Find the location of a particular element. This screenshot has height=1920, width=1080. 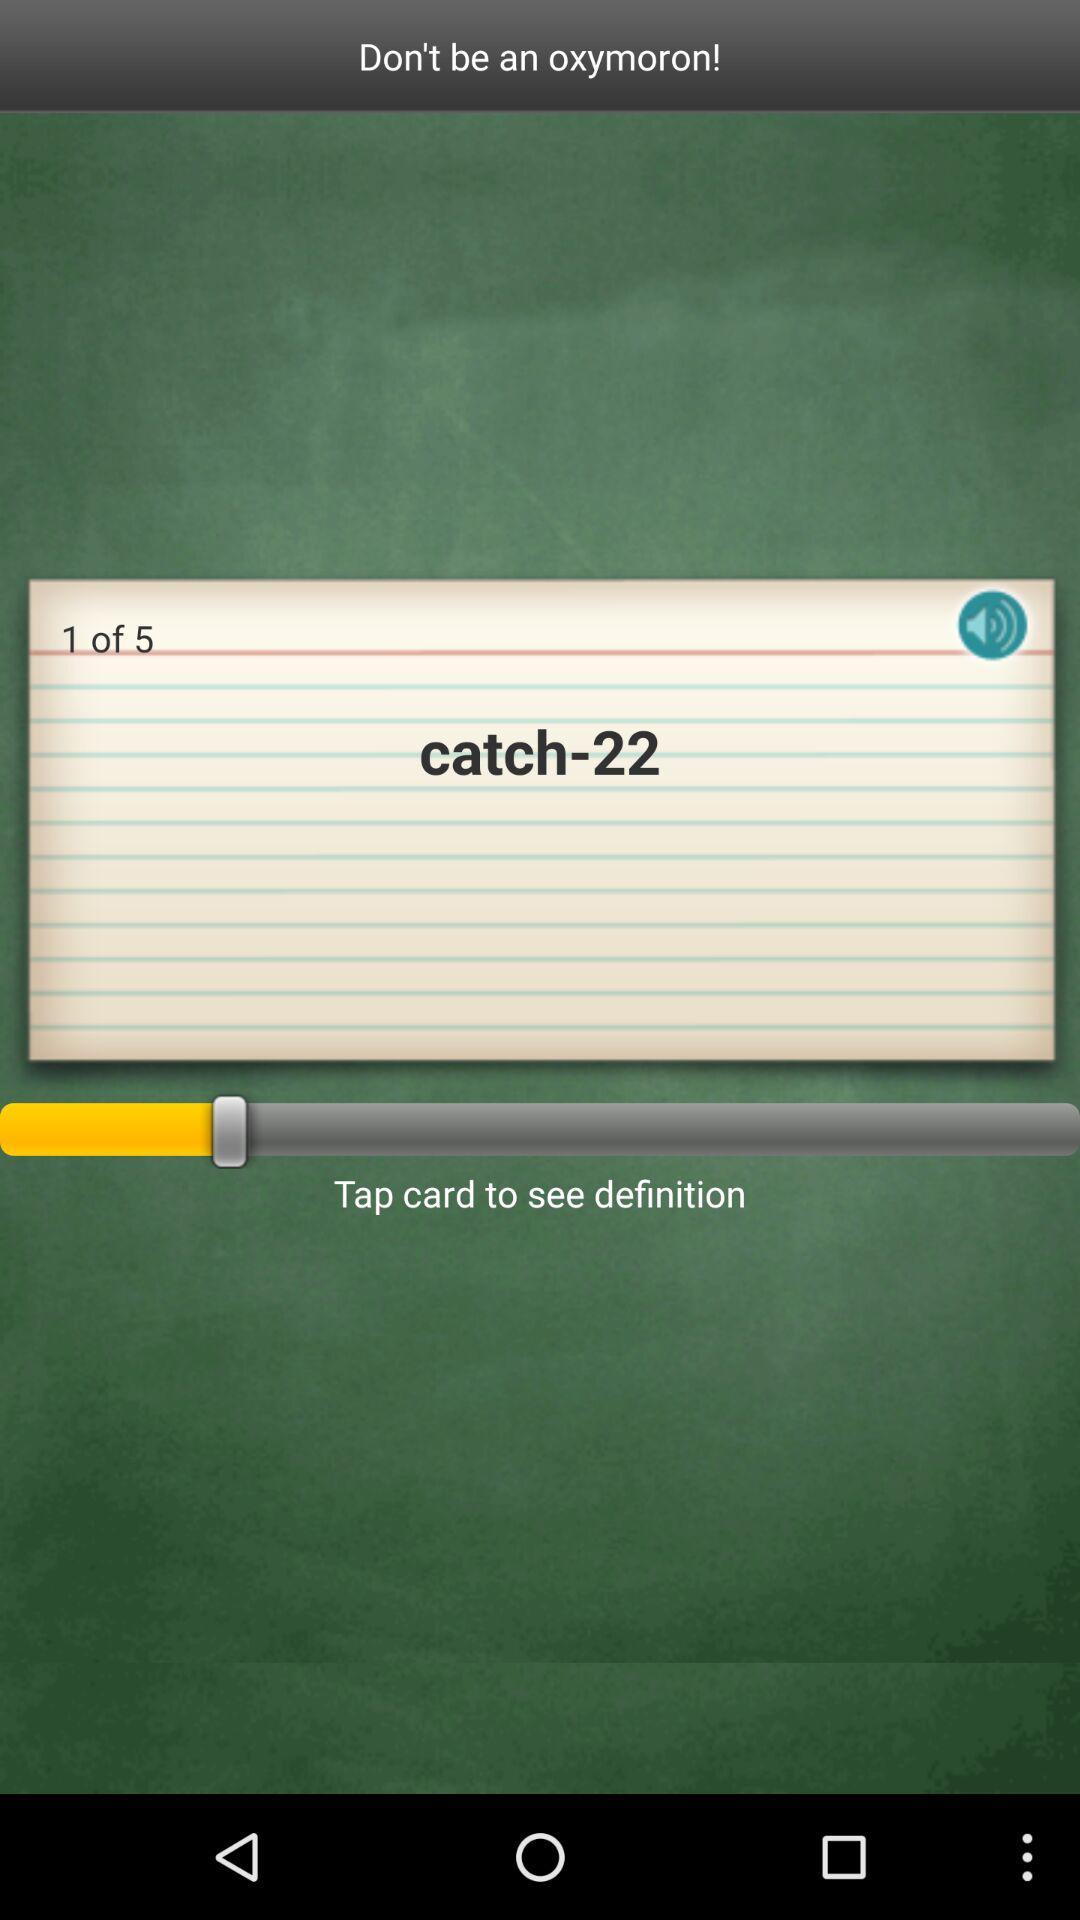

the icon on the right is located at coordinates (992, 642).